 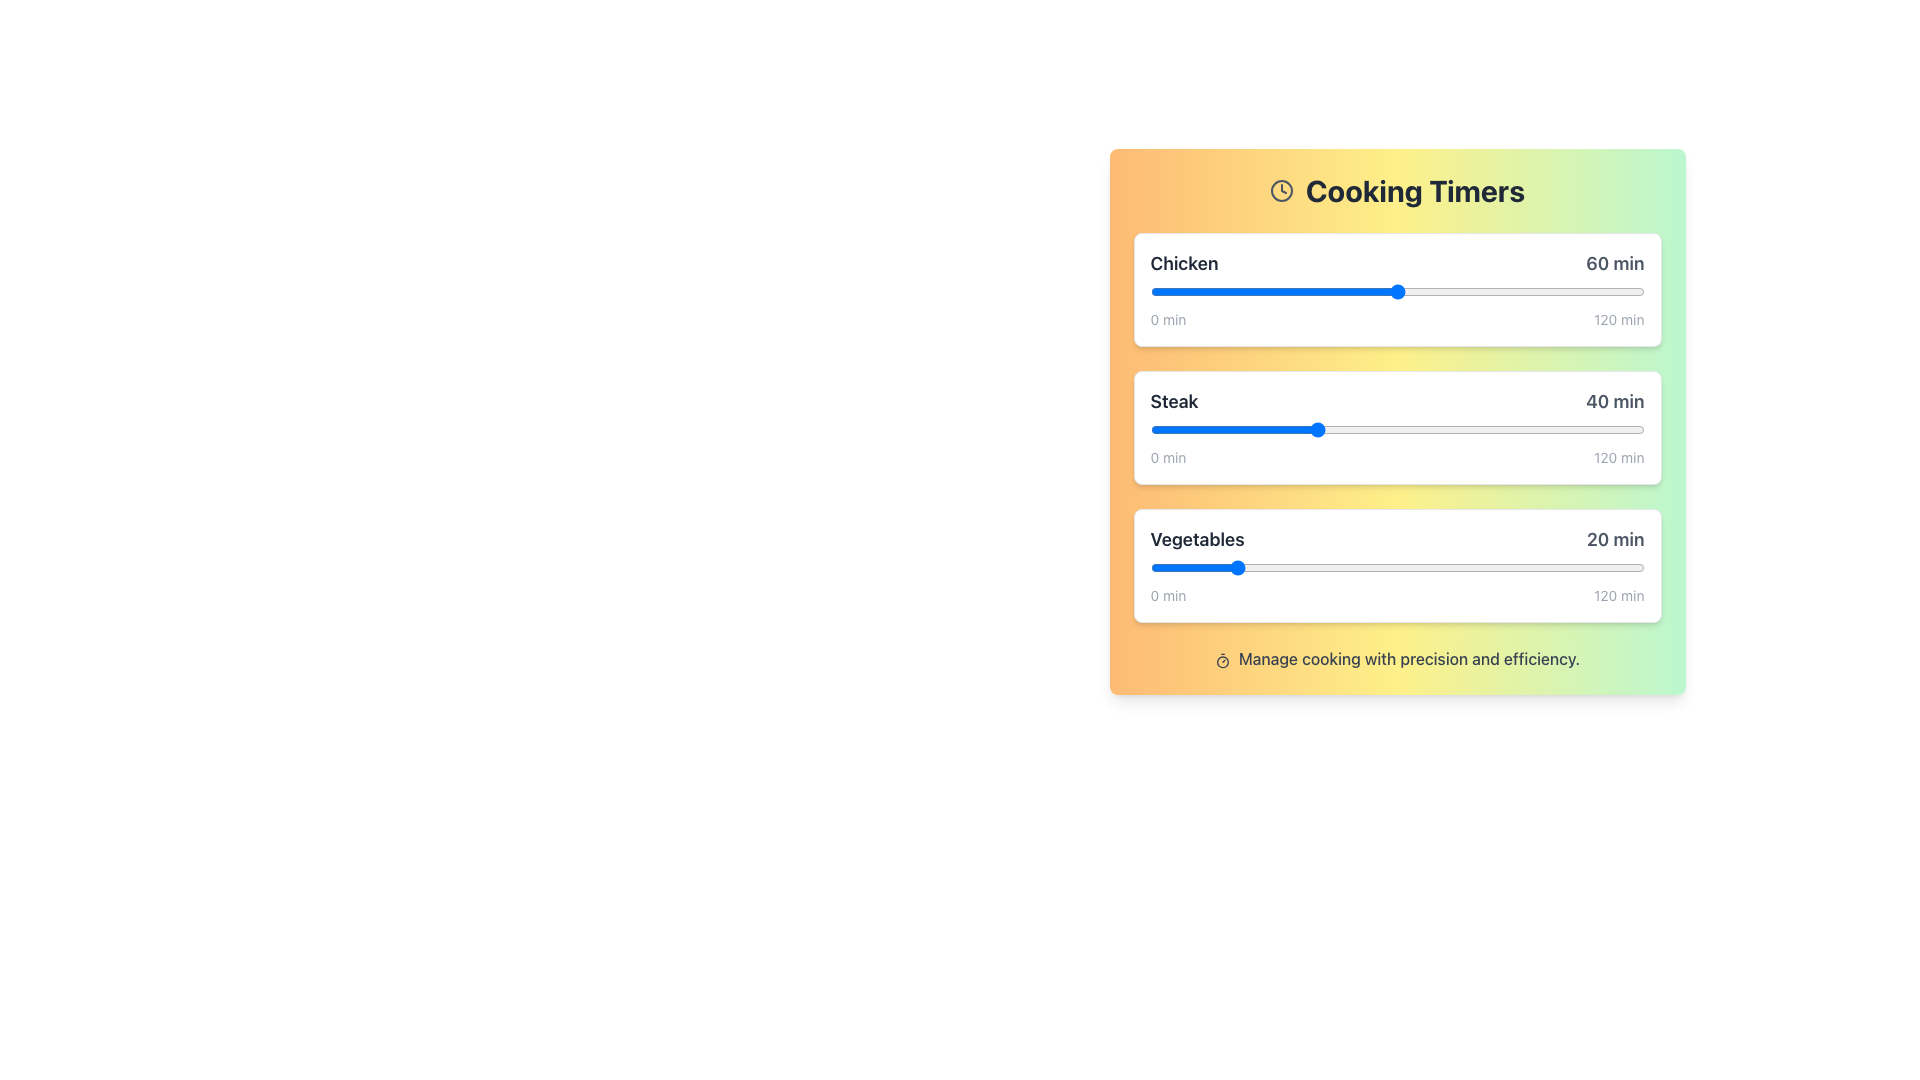 I want to click on the timer for vegetables, so click(x=1175, y=567).